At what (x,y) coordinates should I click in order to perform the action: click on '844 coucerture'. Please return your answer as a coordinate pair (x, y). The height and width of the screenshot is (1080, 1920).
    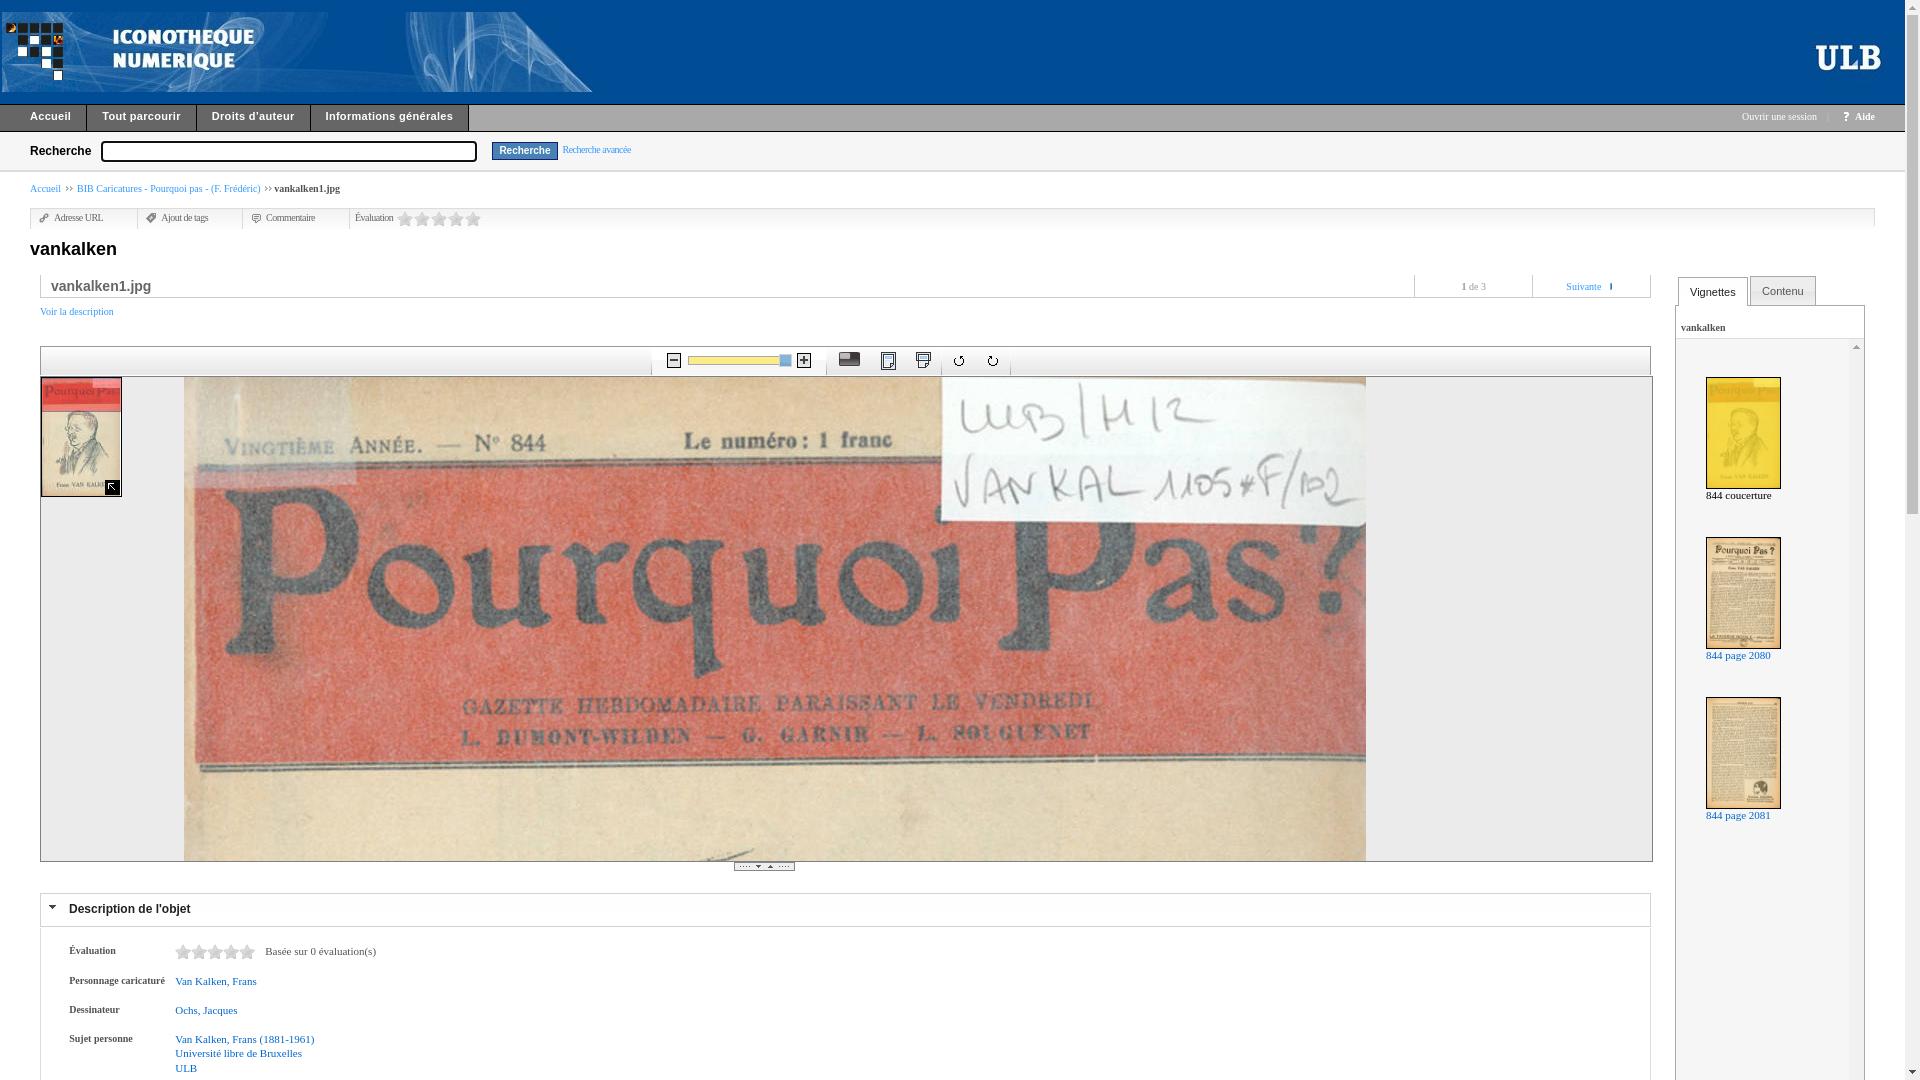
    Looking at the image, I should click on (1737, 494).